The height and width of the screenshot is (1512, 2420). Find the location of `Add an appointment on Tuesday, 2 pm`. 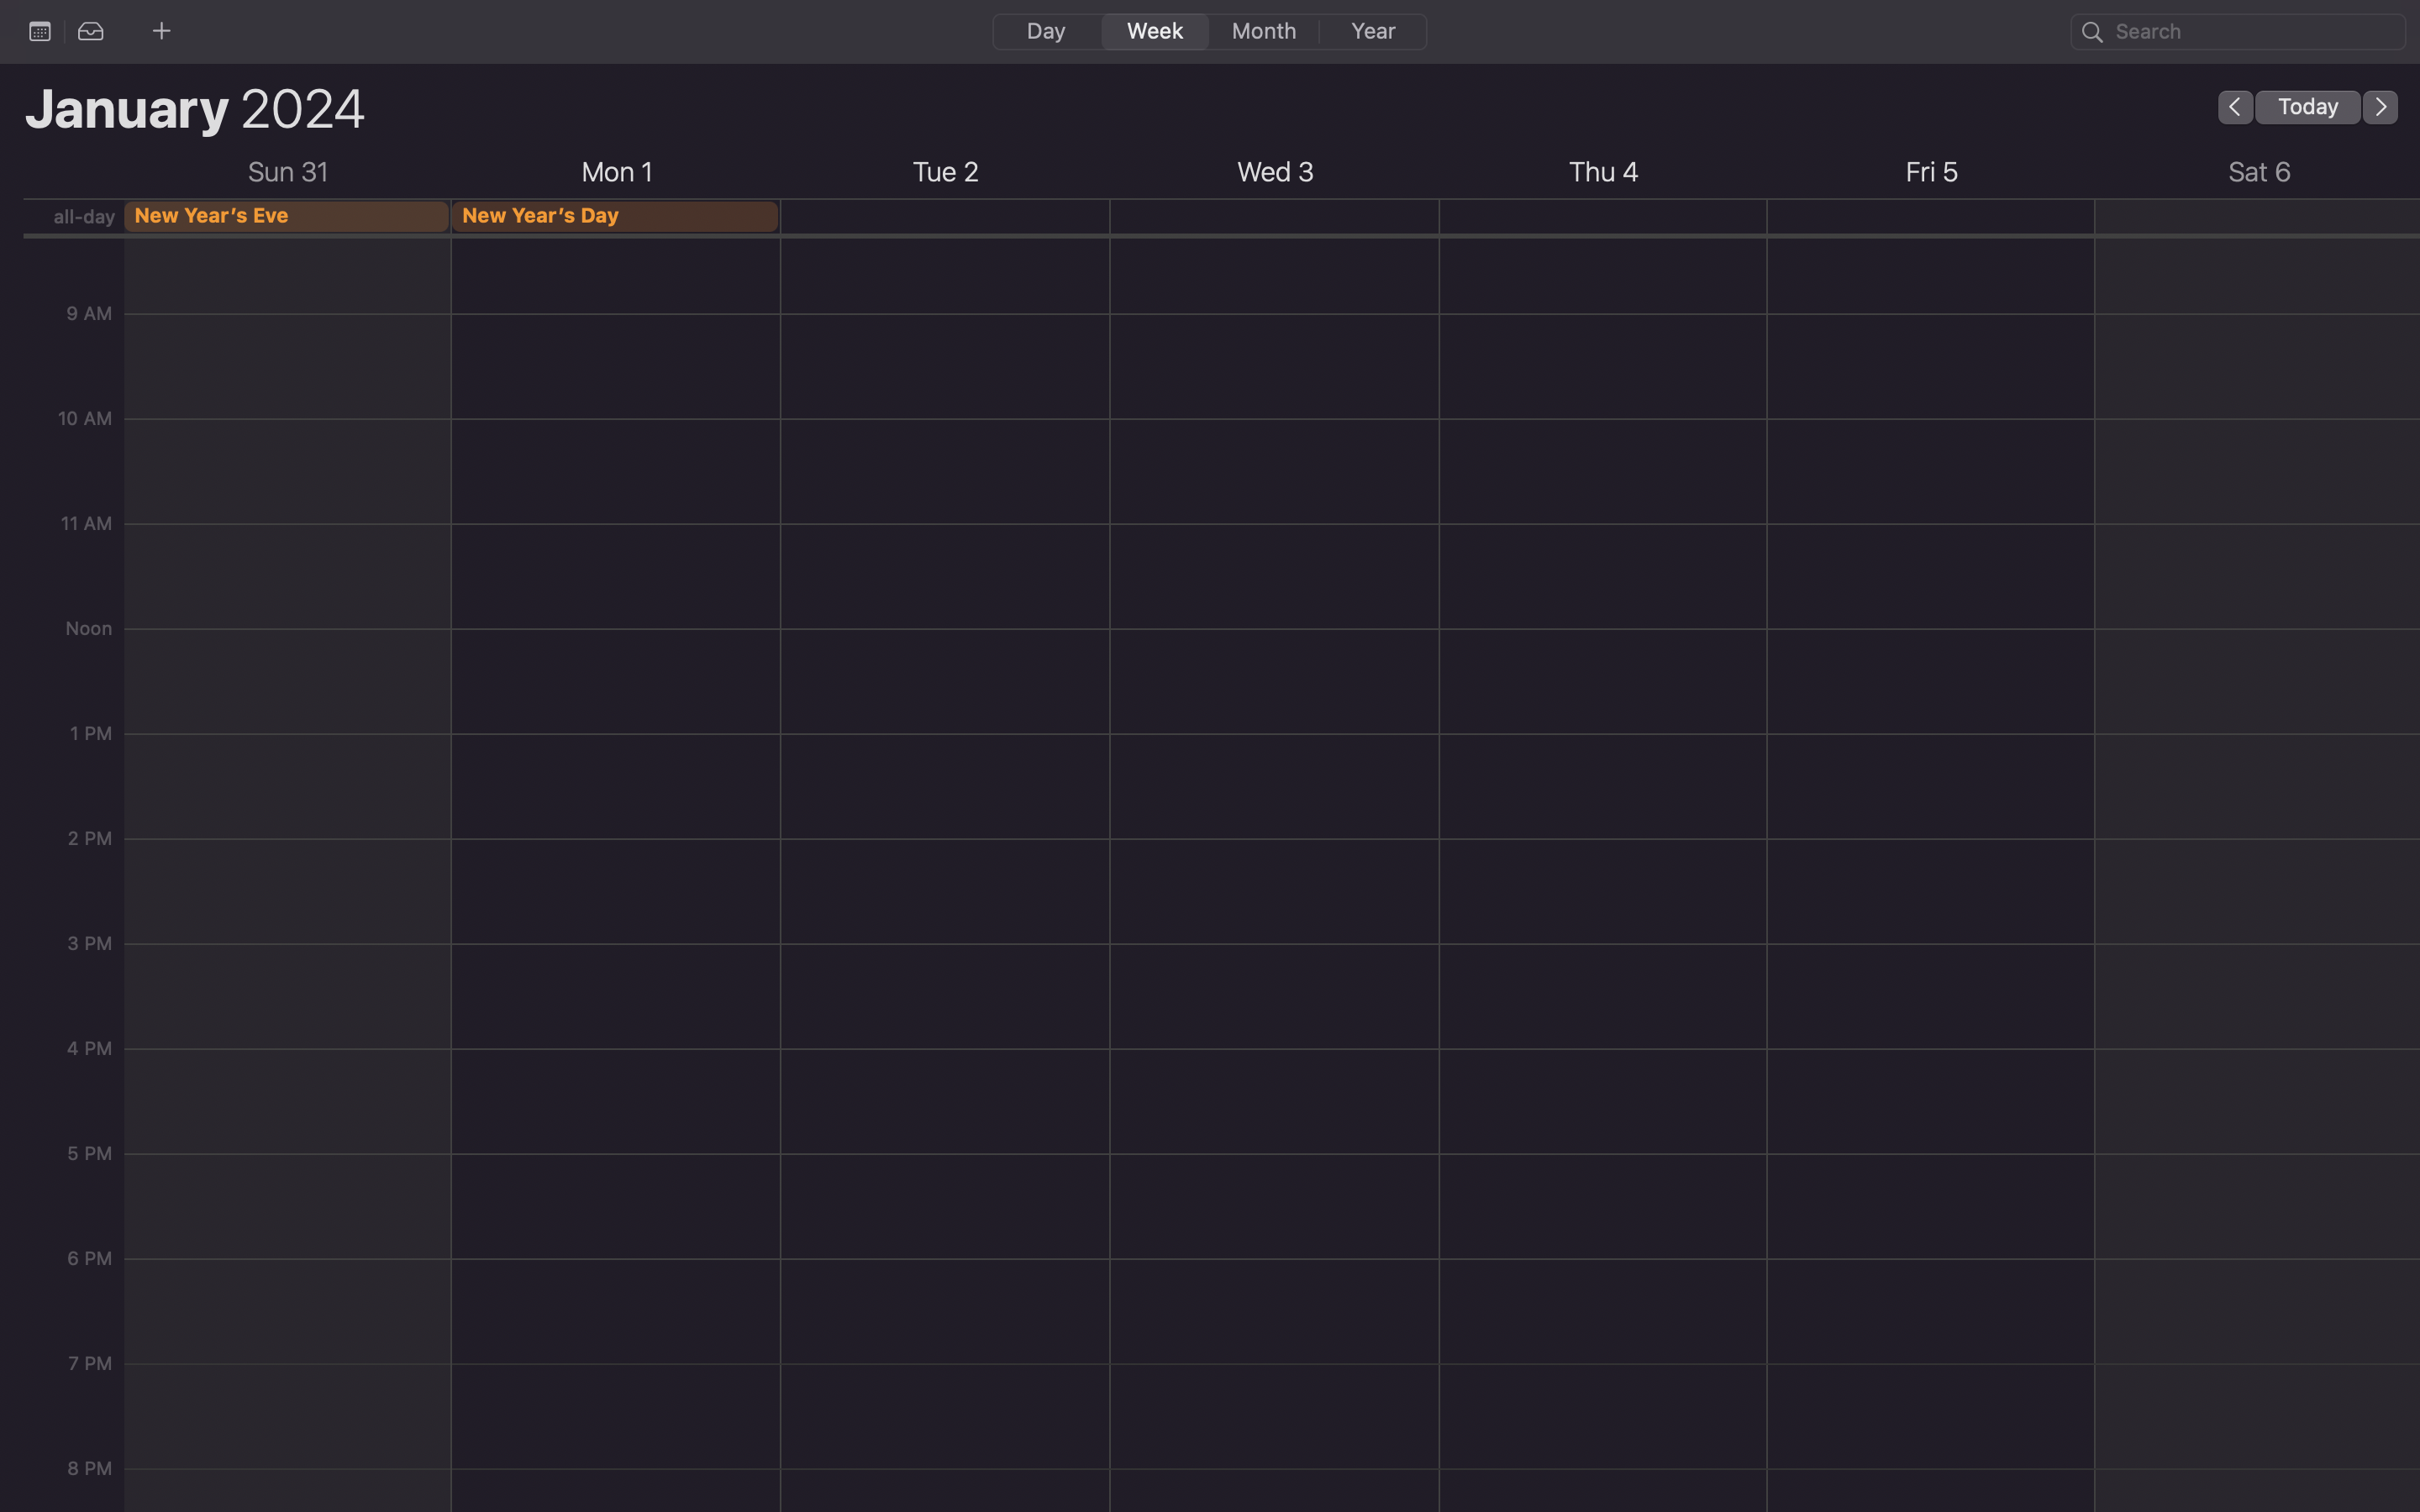

Add an appointment on Tuesday, 2 pm is located at coordinates (944, 976).